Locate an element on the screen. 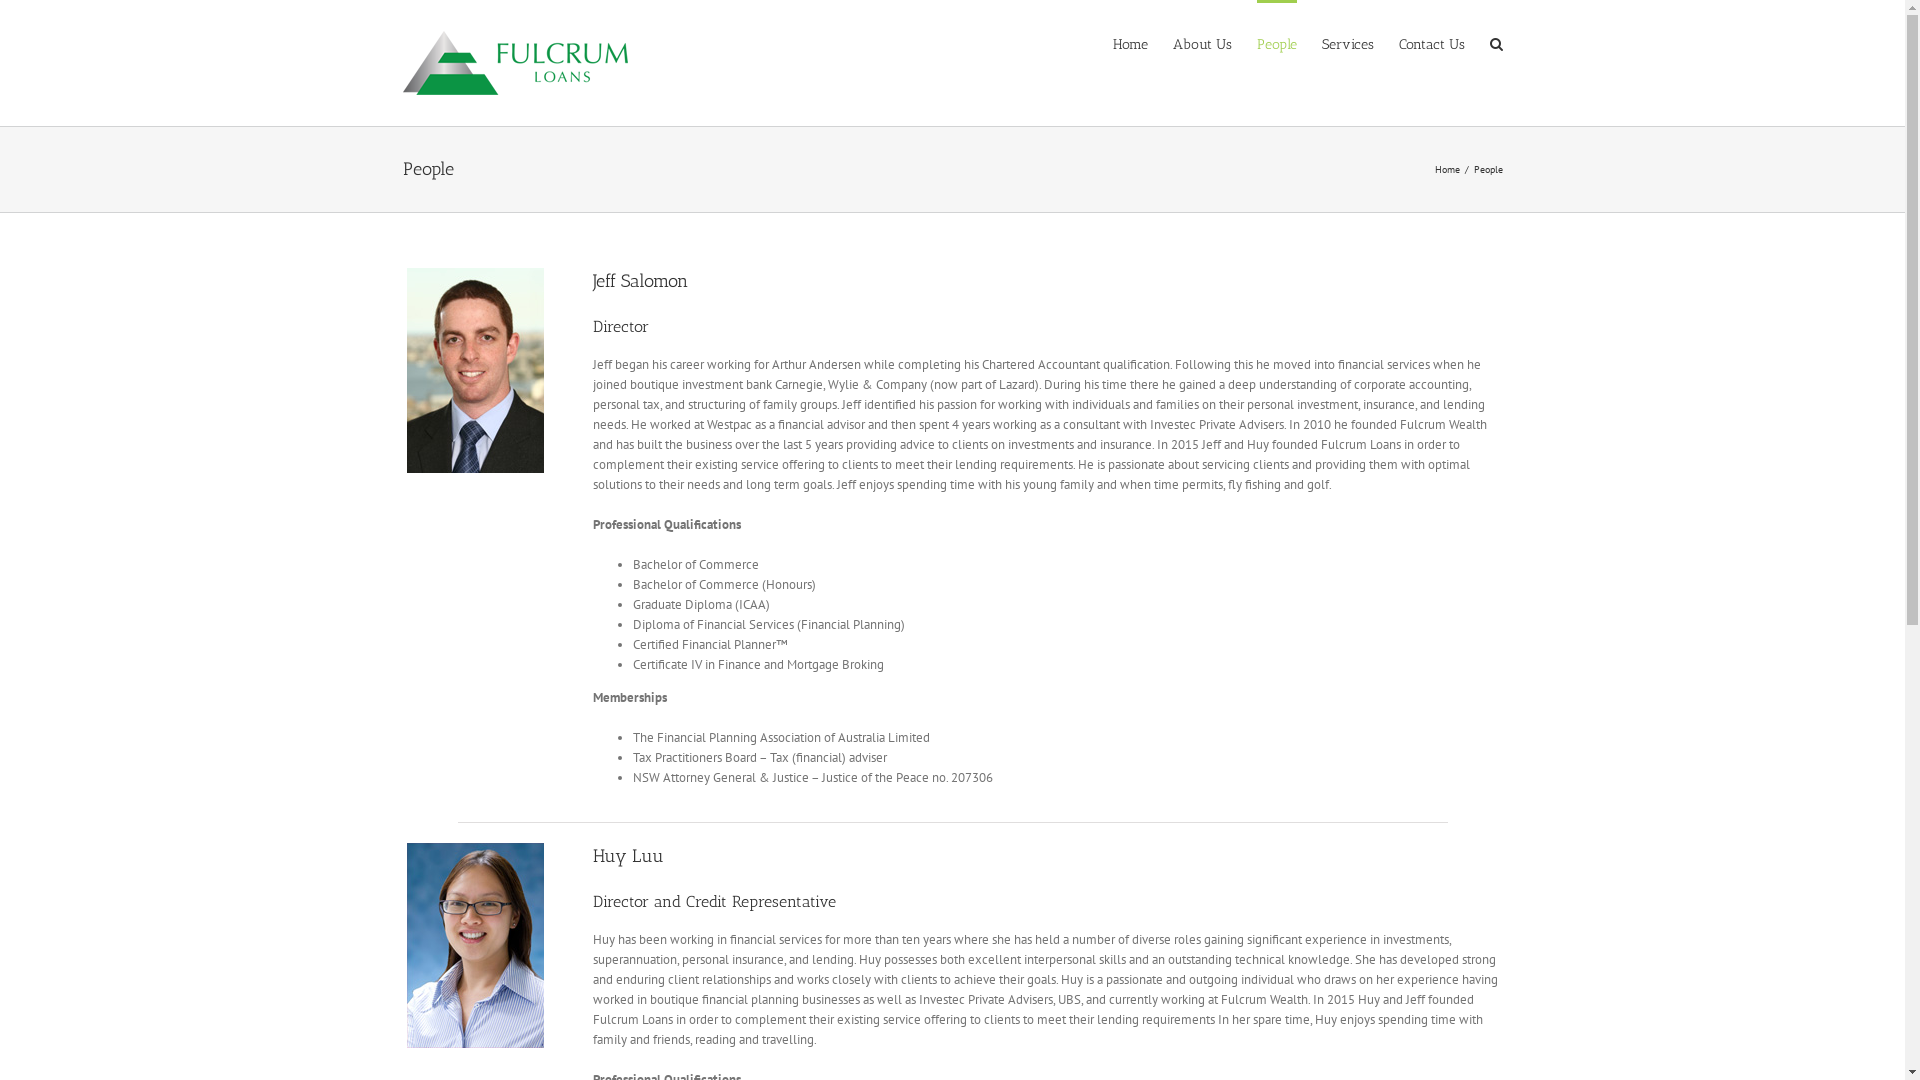  'About Us' is located at coordinates (1200, 42).